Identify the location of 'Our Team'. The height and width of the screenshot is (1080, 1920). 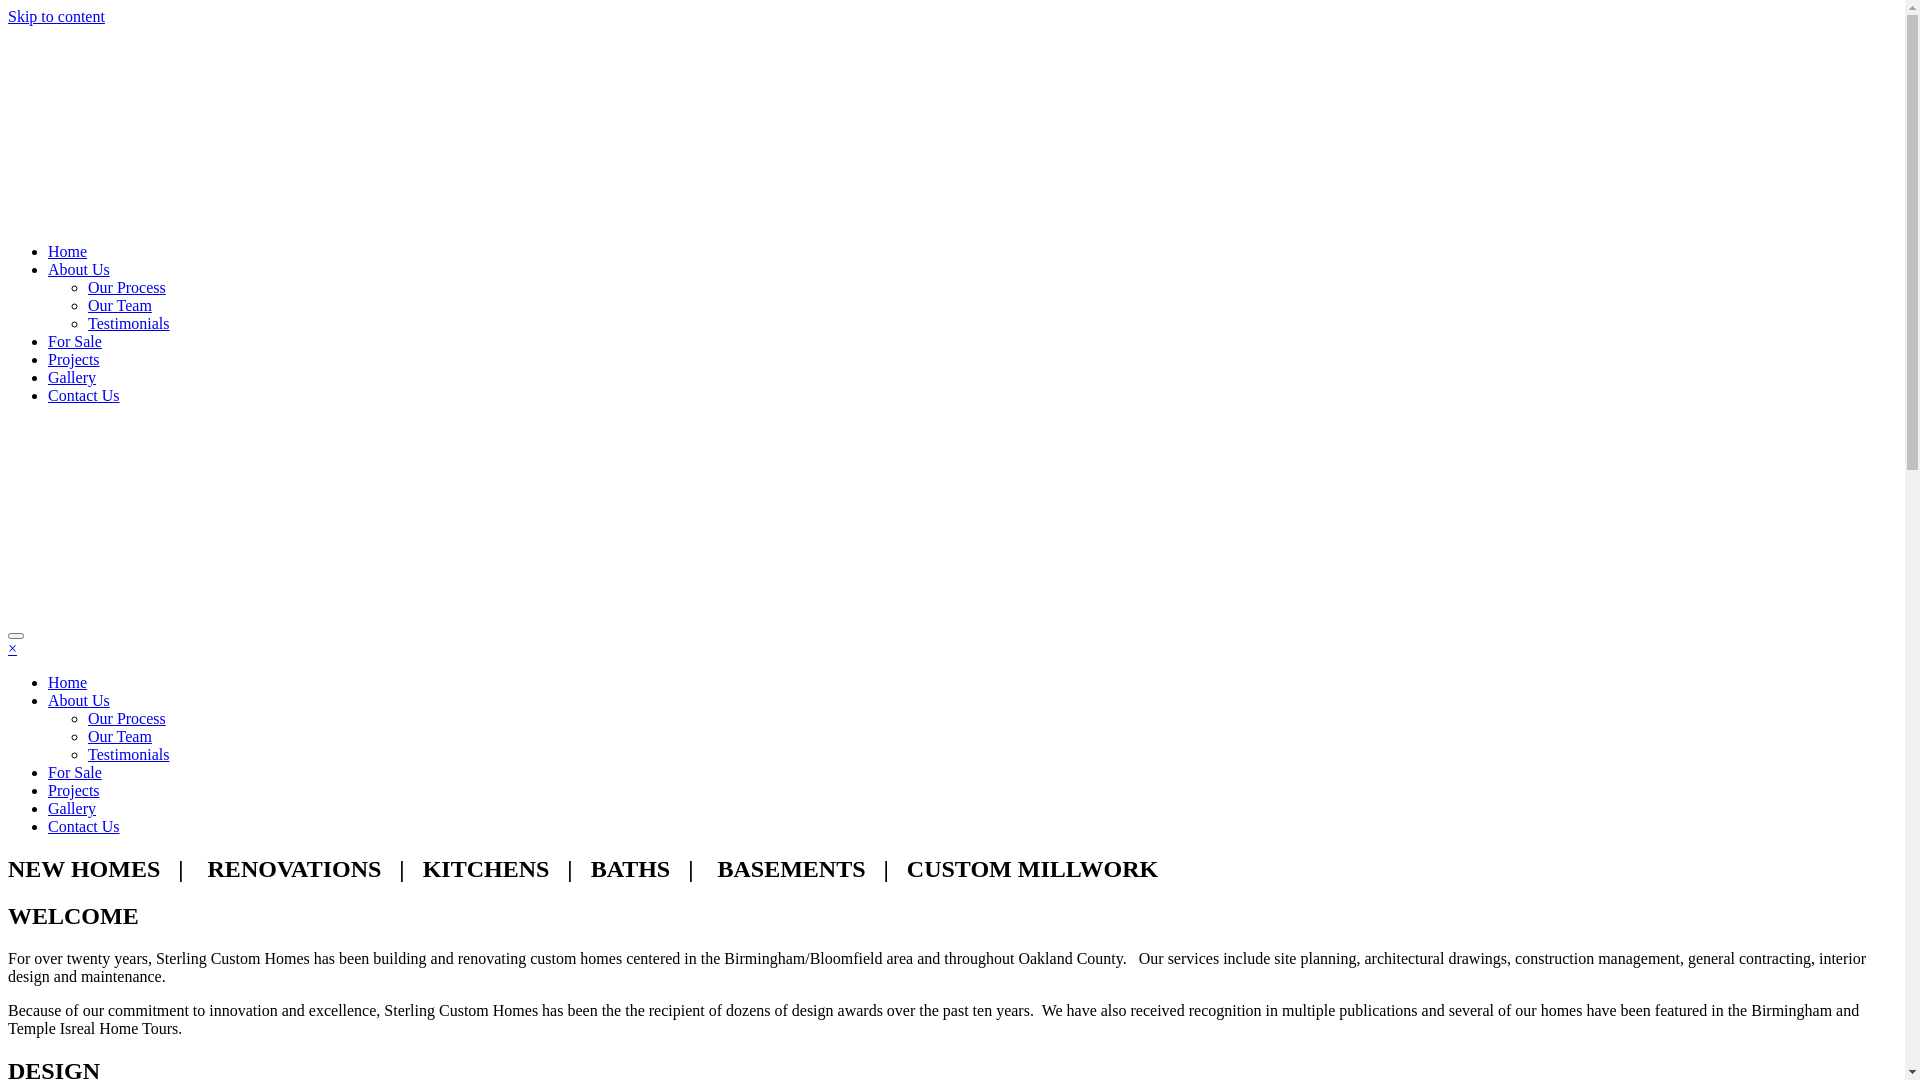
(119, 305).